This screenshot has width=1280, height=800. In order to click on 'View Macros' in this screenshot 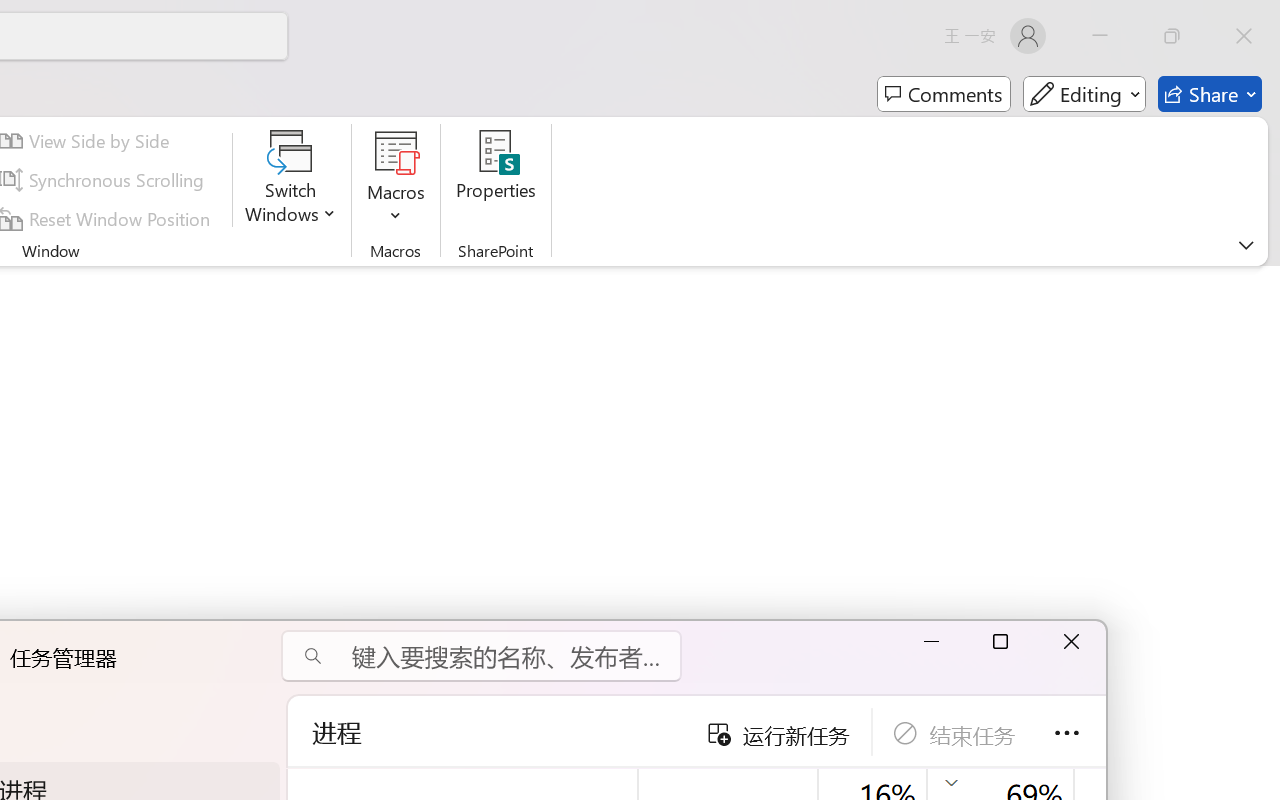, I will do `click(396, 151)`.